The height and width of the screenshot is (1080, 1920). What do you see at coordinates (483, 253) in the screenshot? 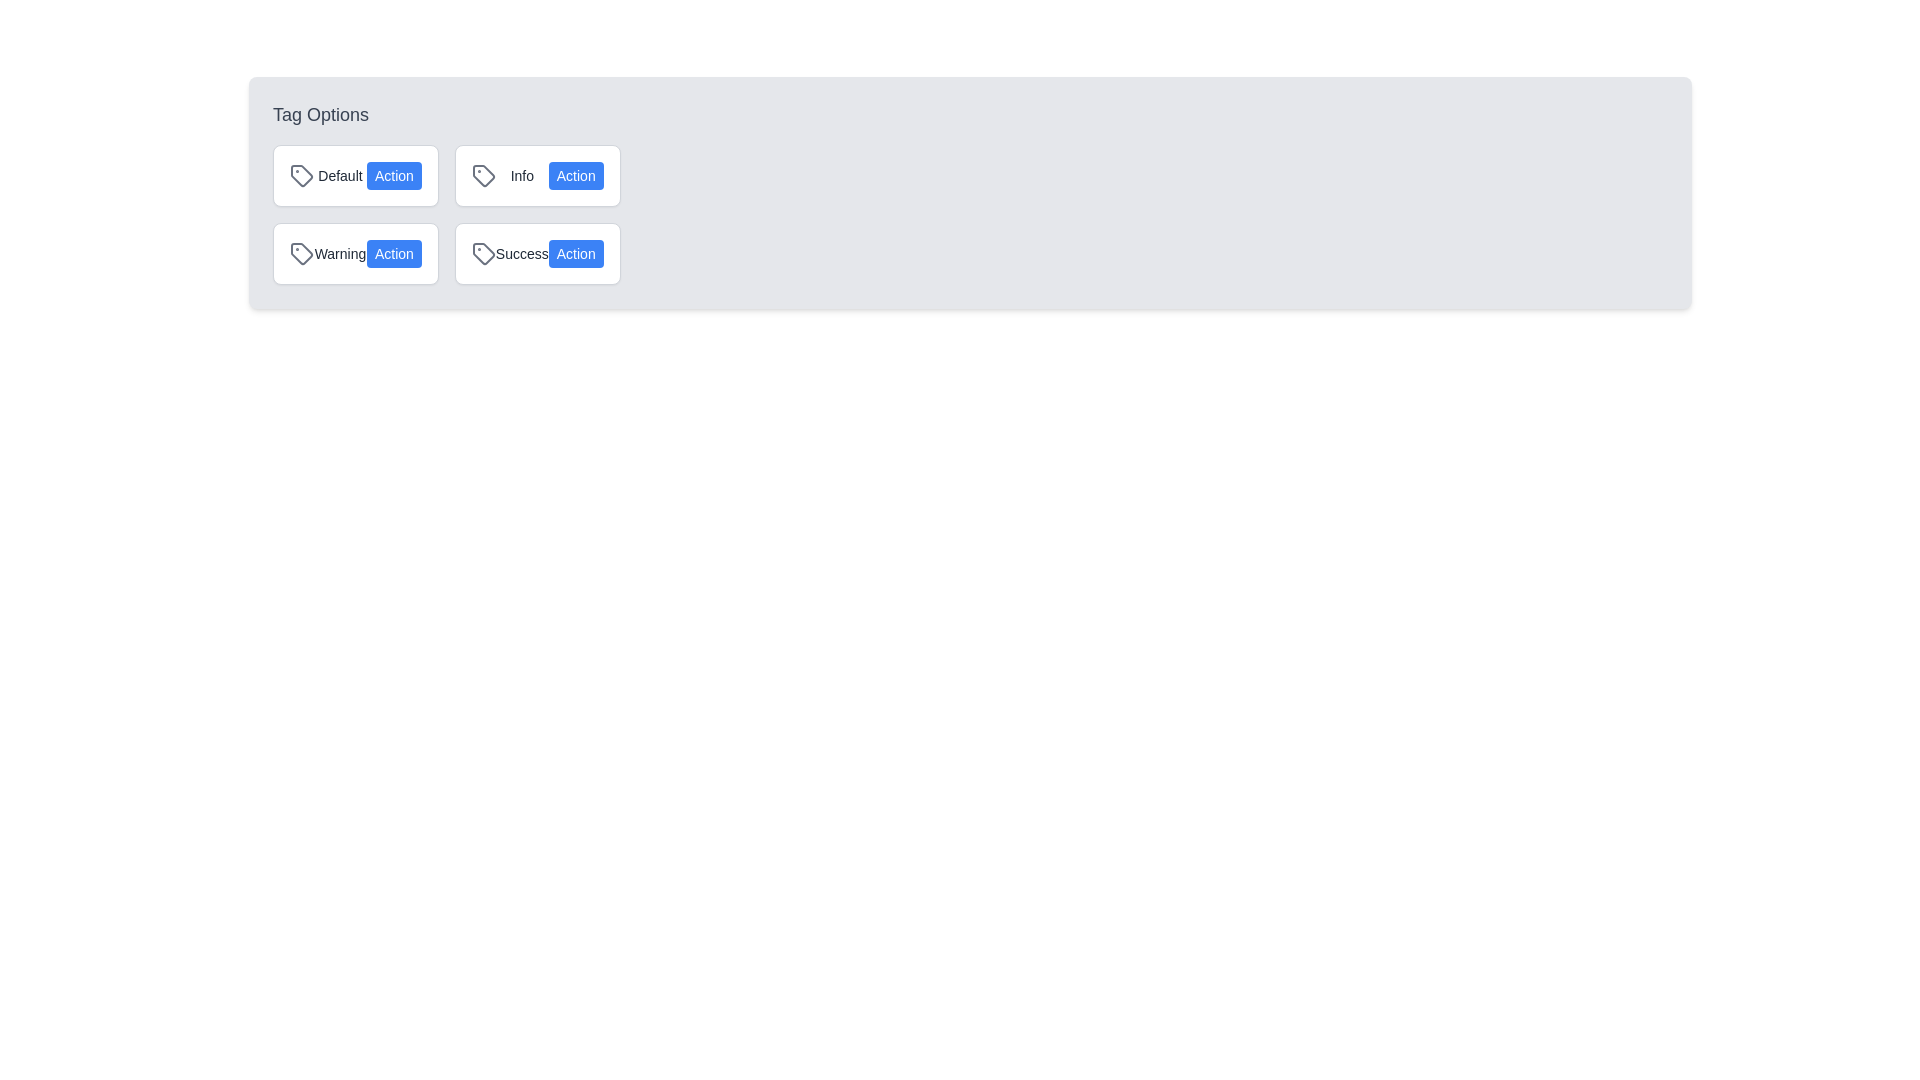
I see `the success icon located to the left of the 'Success' text and adjacent to the blue 'Action' button` at bounding box center [483, 253].